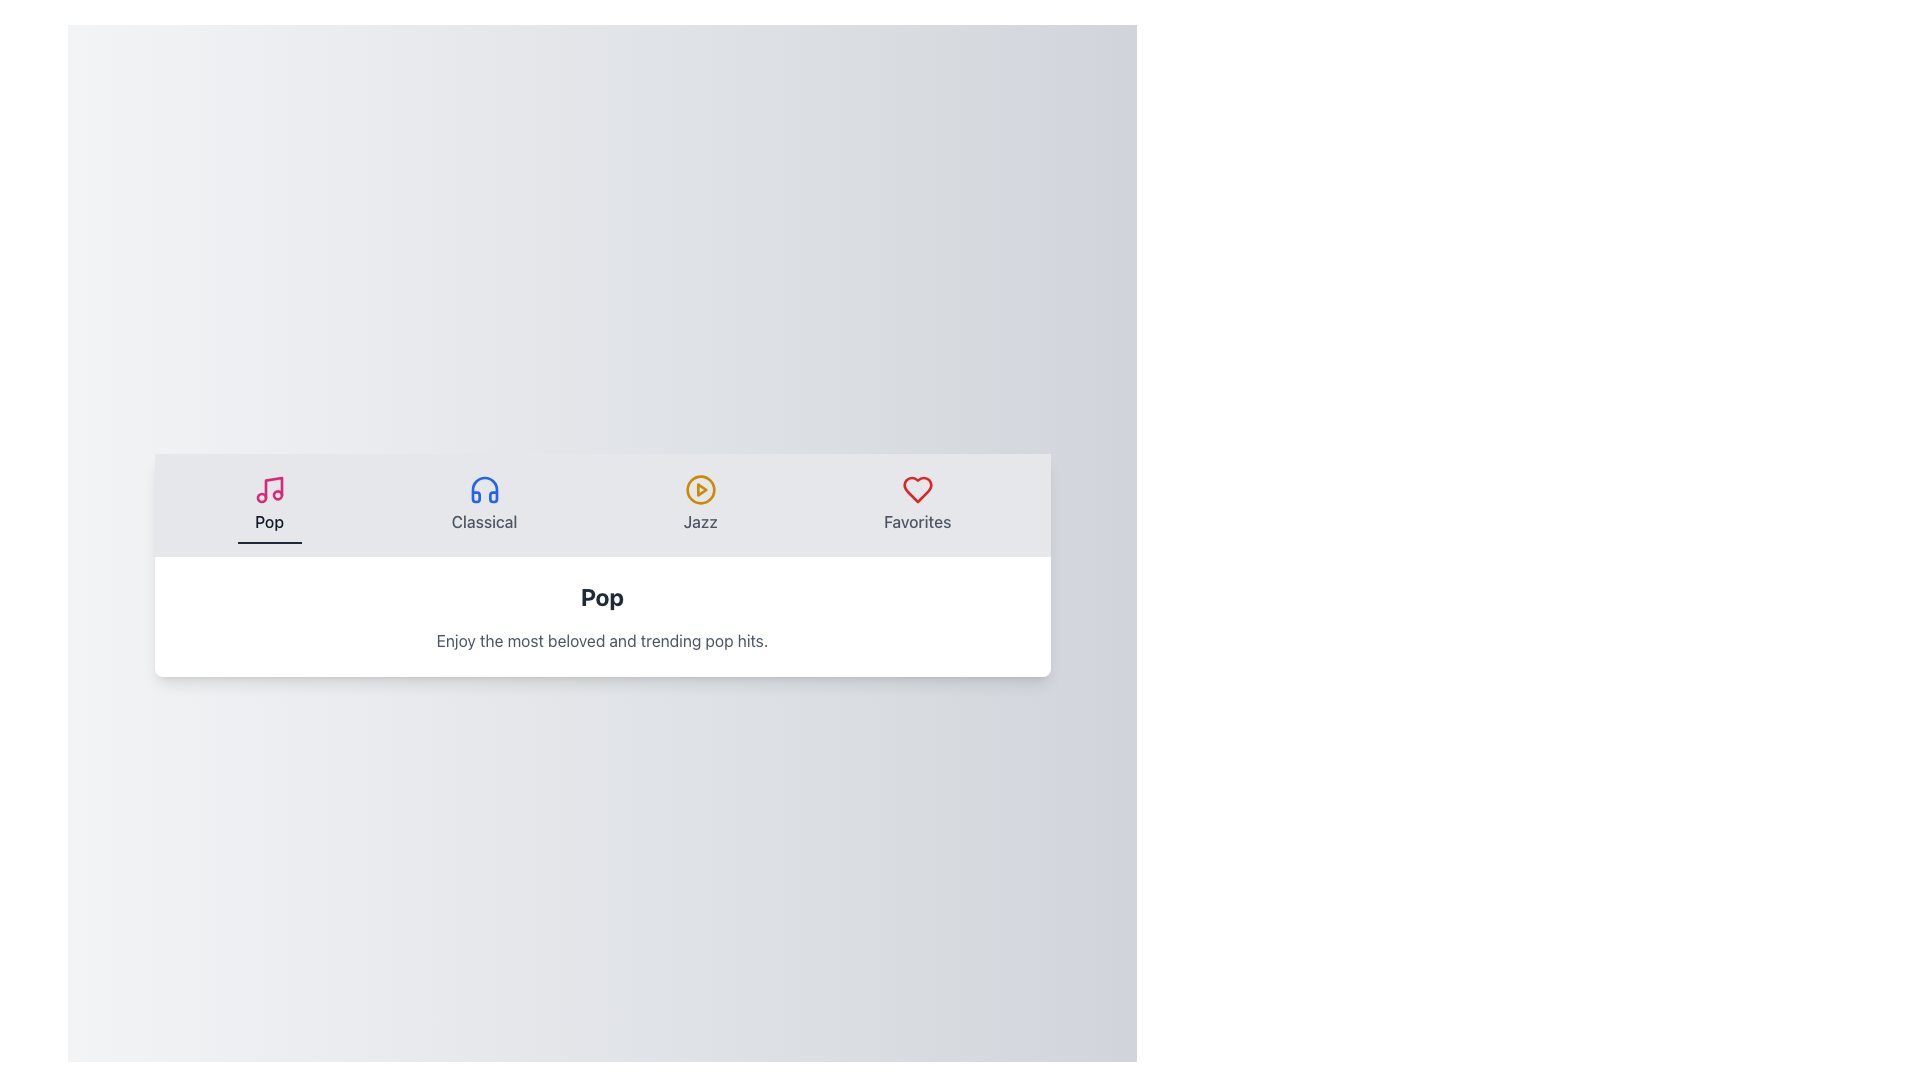  Describe the element at coordinates (601, 640) in the screenshot. I see `the static text element that reads 'Enjoy the most beloved and trending pop hits.' which is located below the heading 'Pop.'` at that location.